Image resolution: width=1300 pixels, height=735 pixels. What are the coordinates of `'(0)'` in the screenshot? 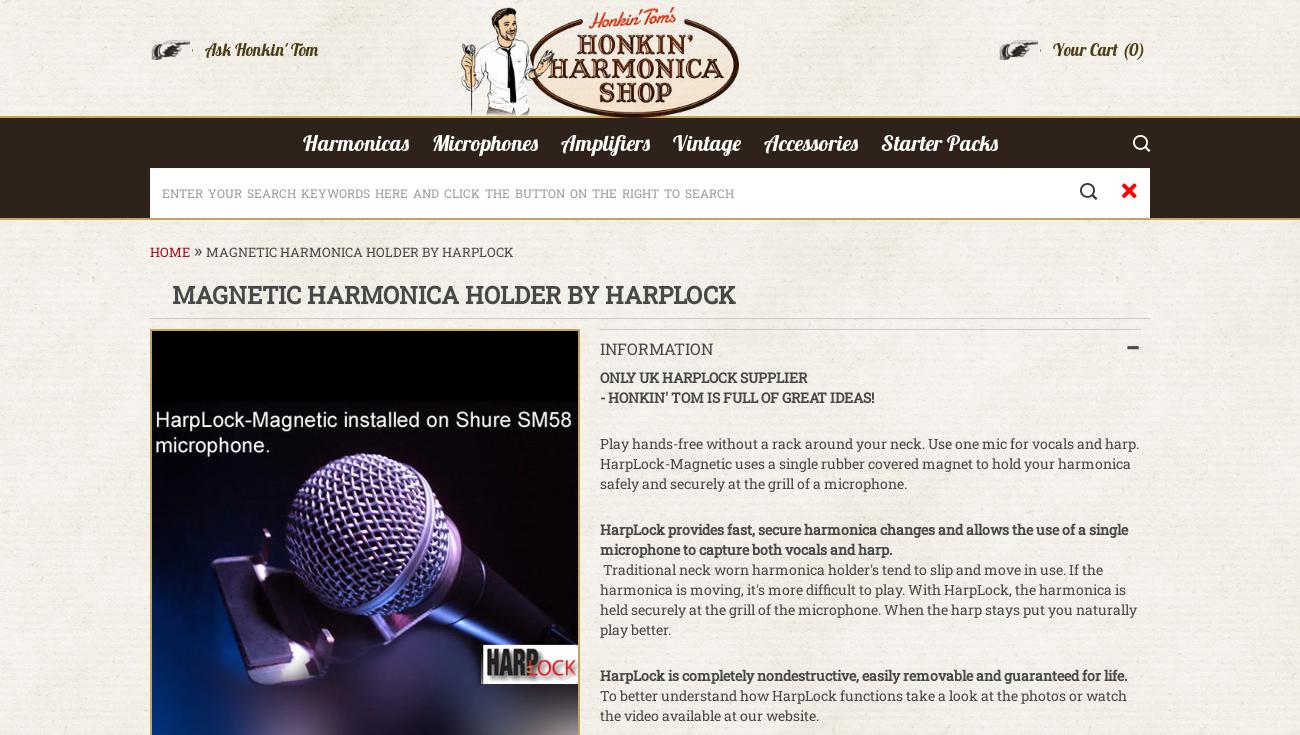 It's located at (1132, 48).